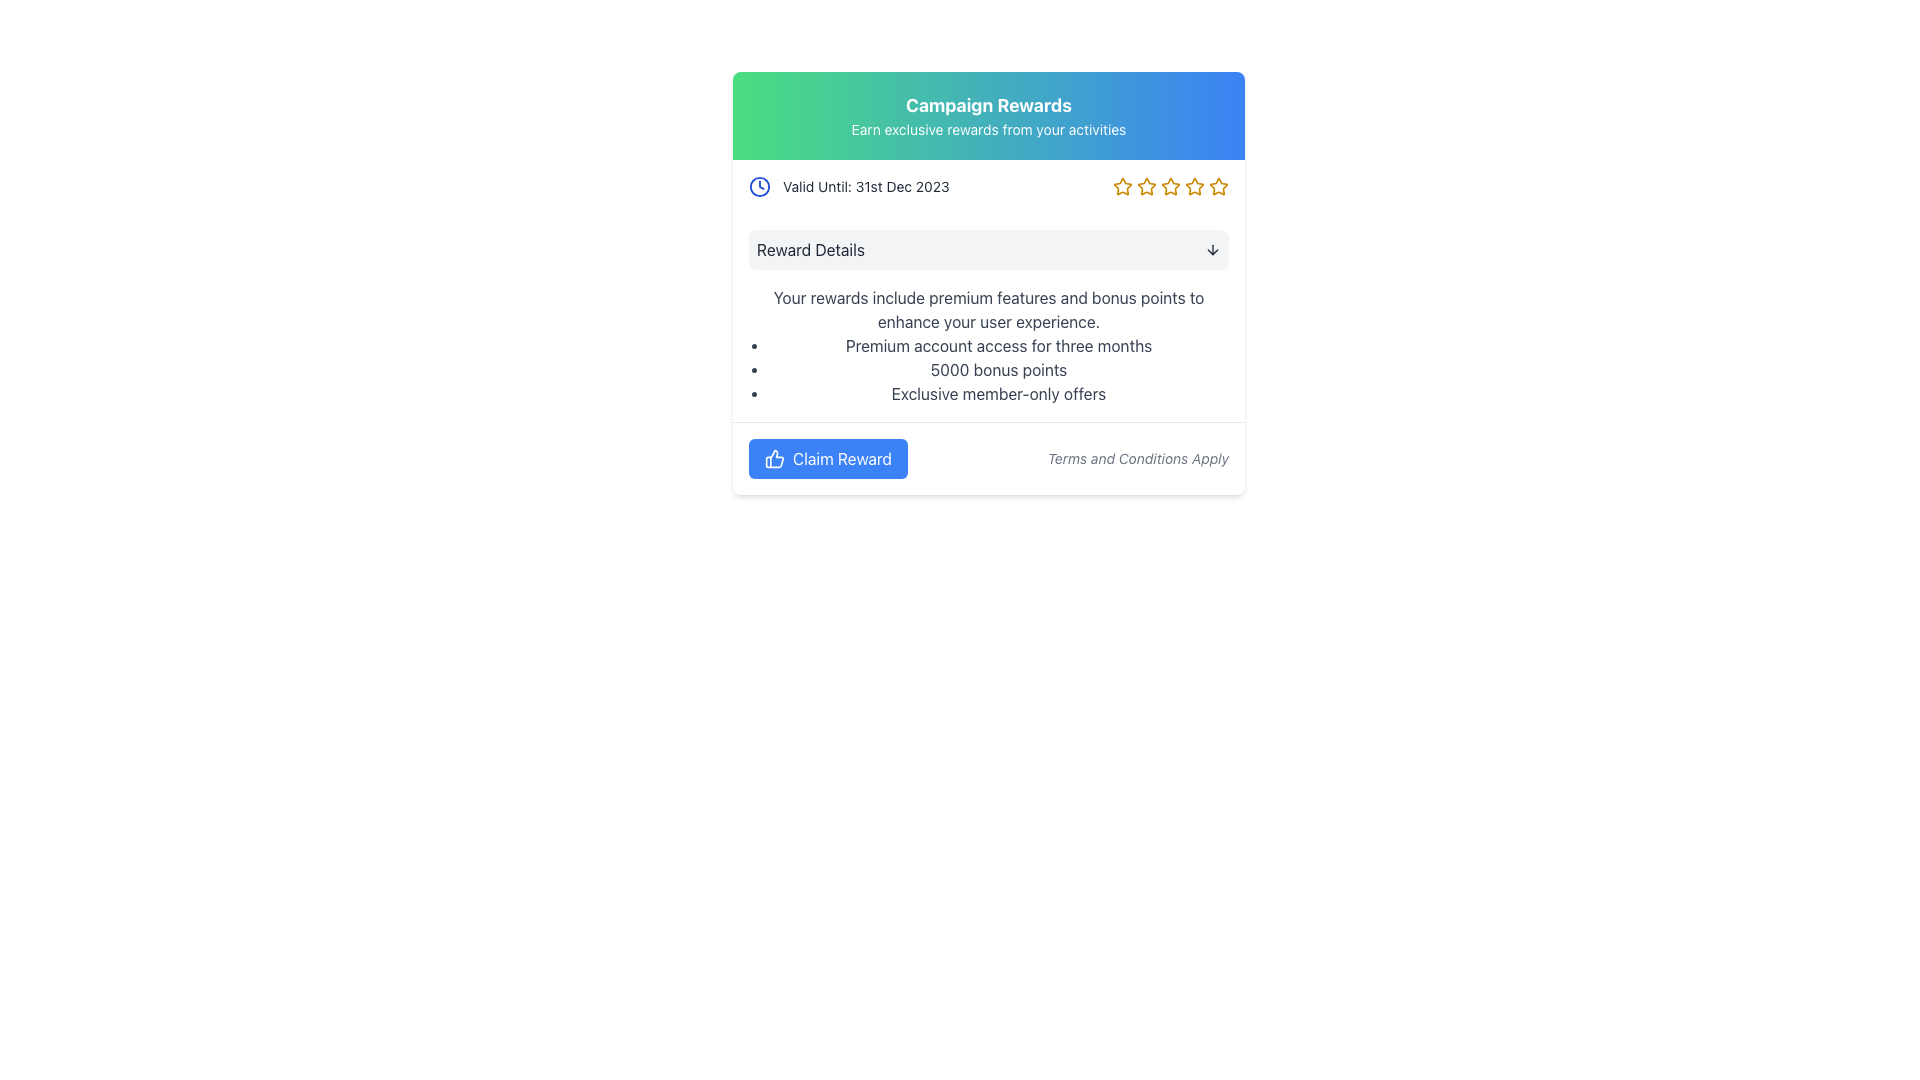 Image resolution: width=1920 pixels, height=1080 pixels. Describe the element at coordinates (1138, 459) in the screenshot. I see `the text label that serves to notify users about the applicability of terms and conditions, located in the bottom-right corner next to the 'Claim Reward' button` at that location.